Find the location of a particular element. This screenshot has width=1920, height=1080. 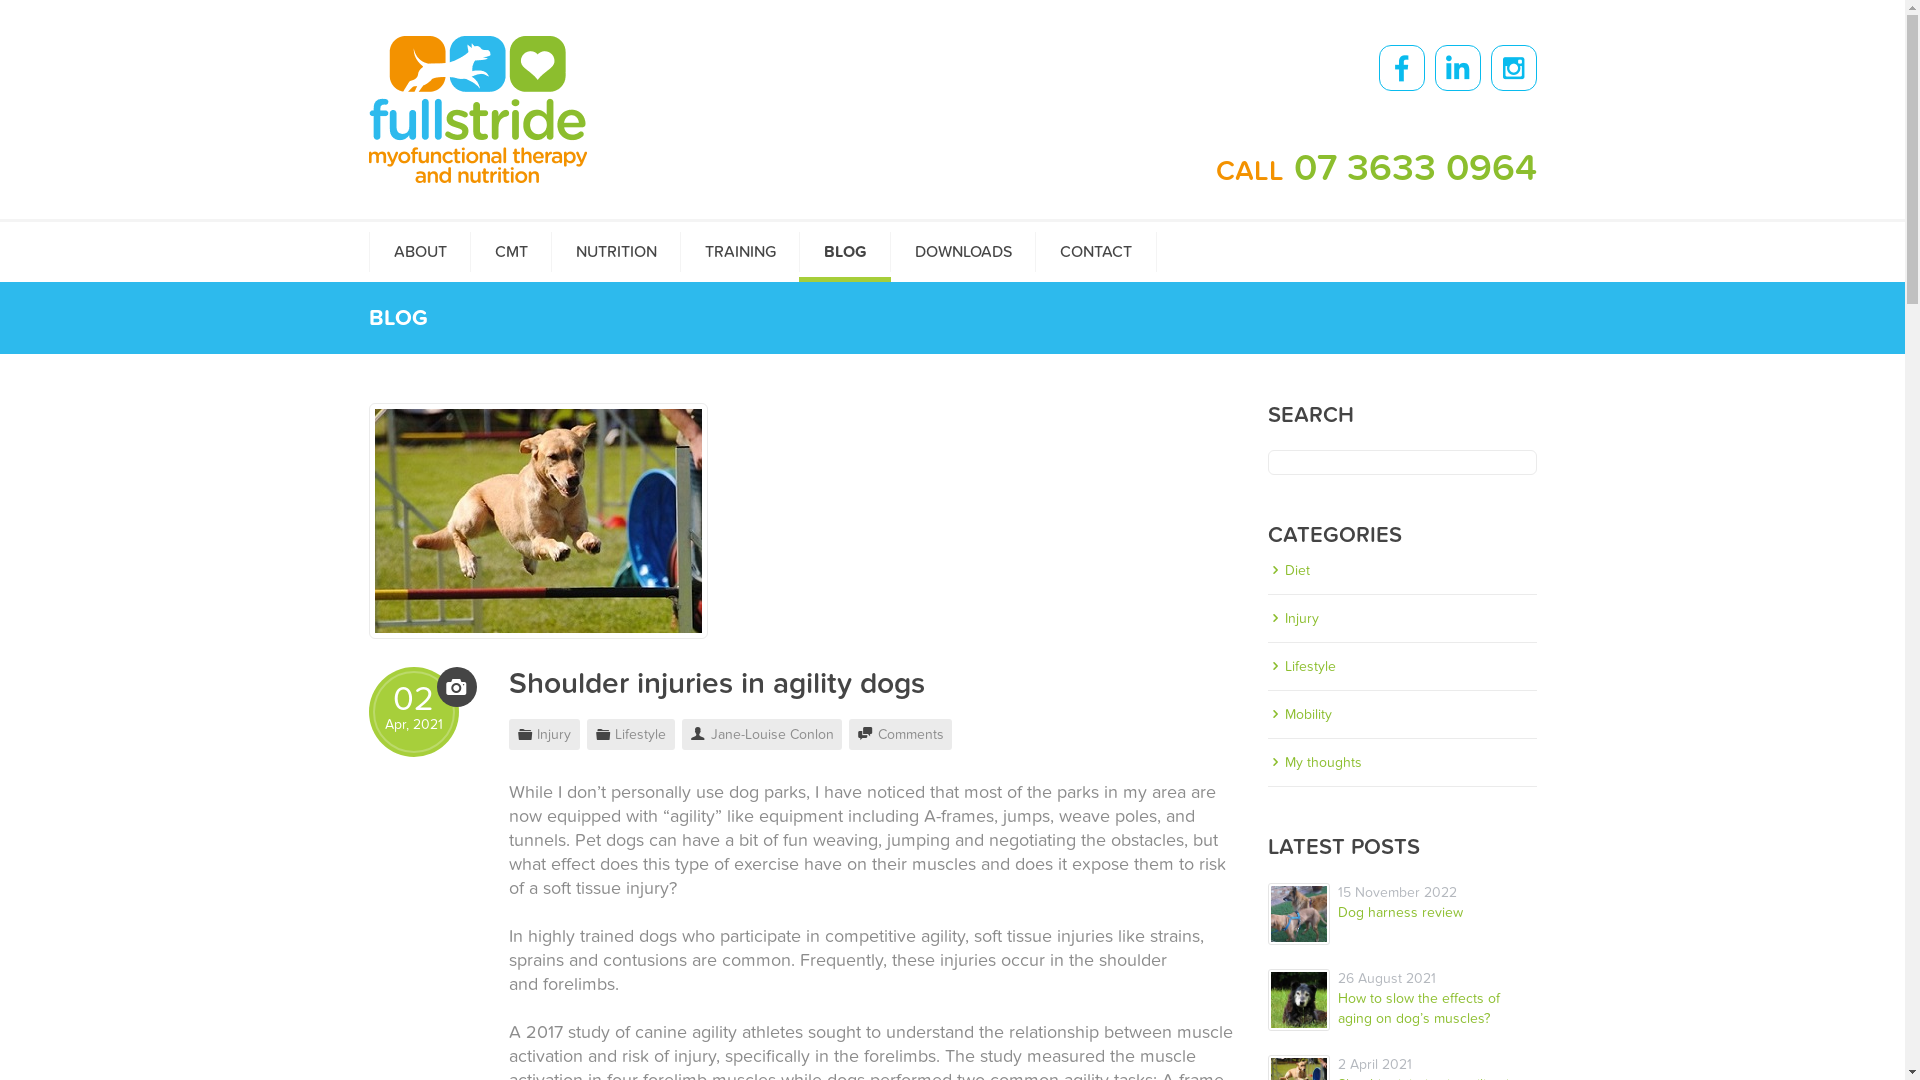

'Comments' is located at coordinates (910, 734).